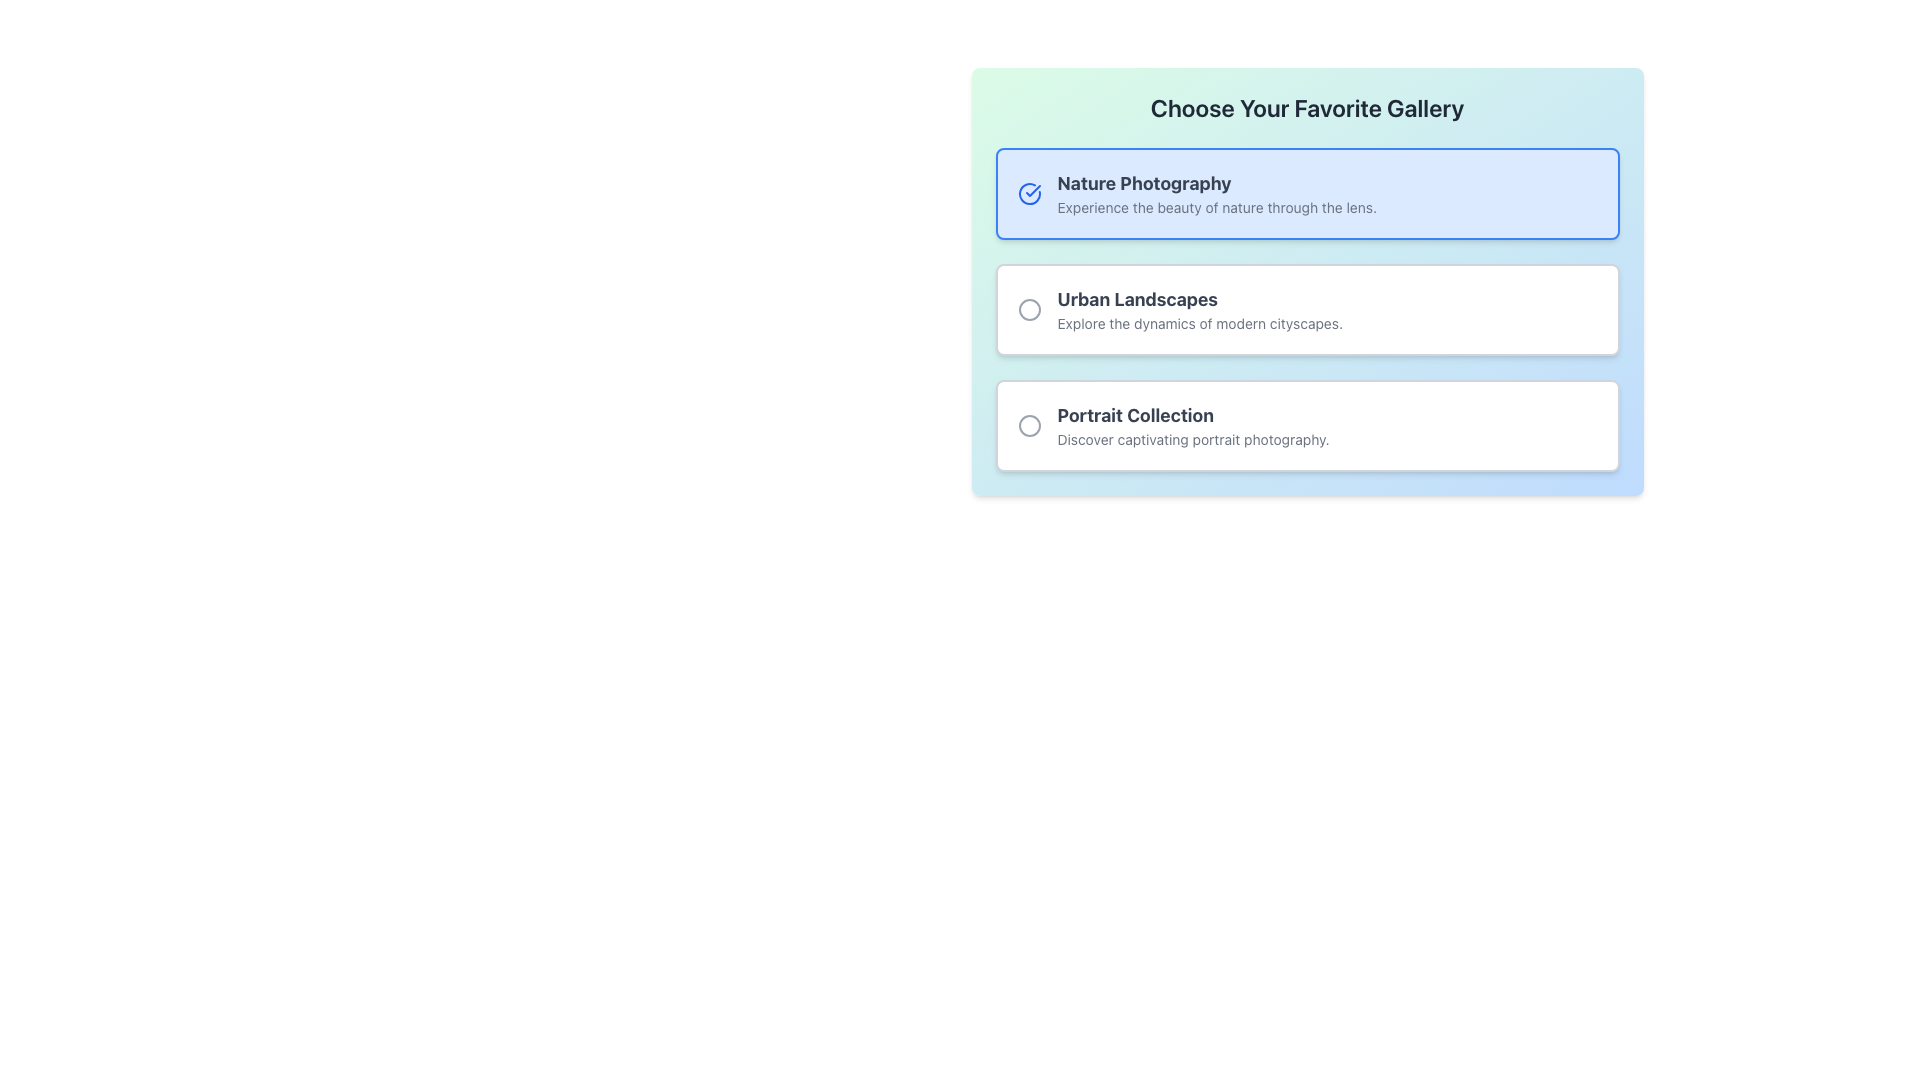 The width and height of the screenshot is (1920, 1080). Describe the element at coordinates (1307, 193) in the screenshot. I see `the 'Nature Photography' interactive card` at that location.